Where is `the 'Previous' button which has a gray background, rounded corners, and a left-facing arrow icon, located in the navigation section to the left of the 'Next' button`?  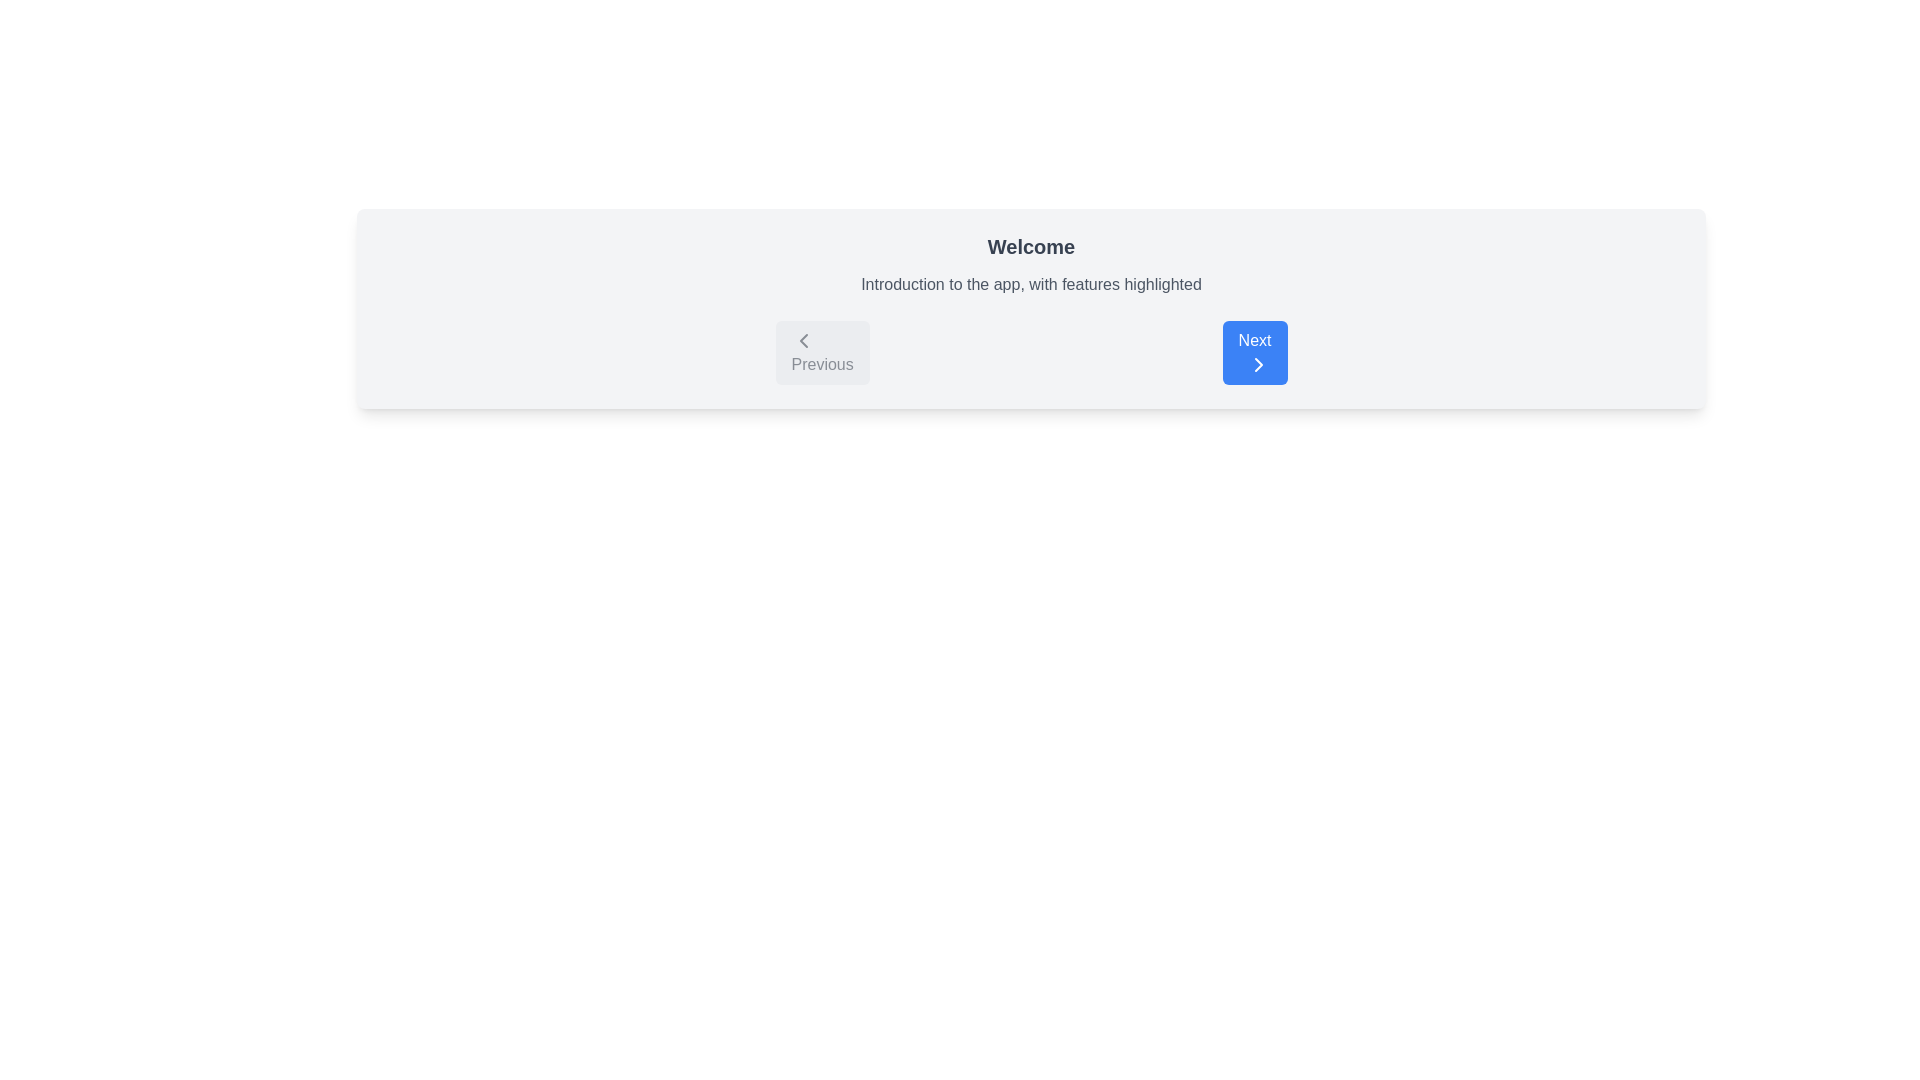 the 'Previous' button which has a gray background, rounded corners, and a left-facing arrow icon, located in the navigation section to the left of the 'Next' button is located at coordinates (822, 352).